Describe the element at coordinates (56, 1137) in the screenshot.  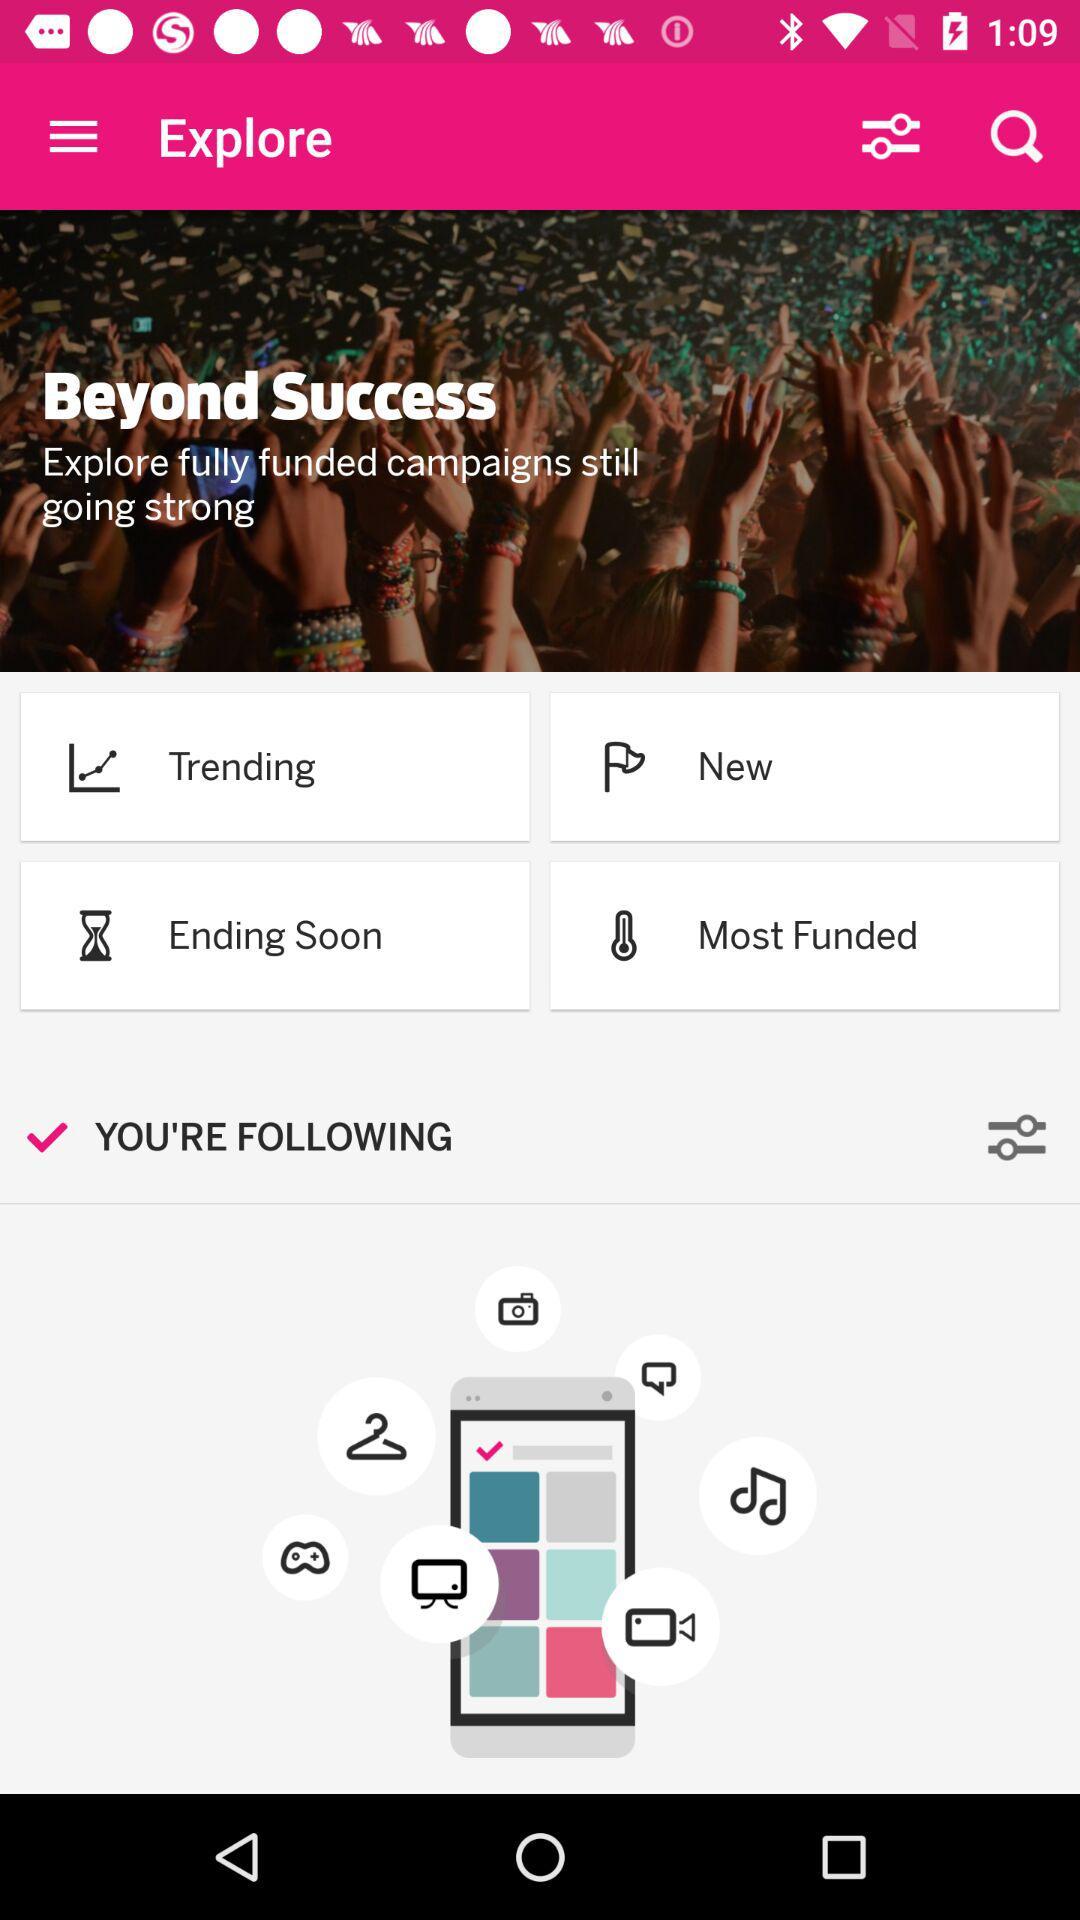
I see `icon next to you're following` at that location.